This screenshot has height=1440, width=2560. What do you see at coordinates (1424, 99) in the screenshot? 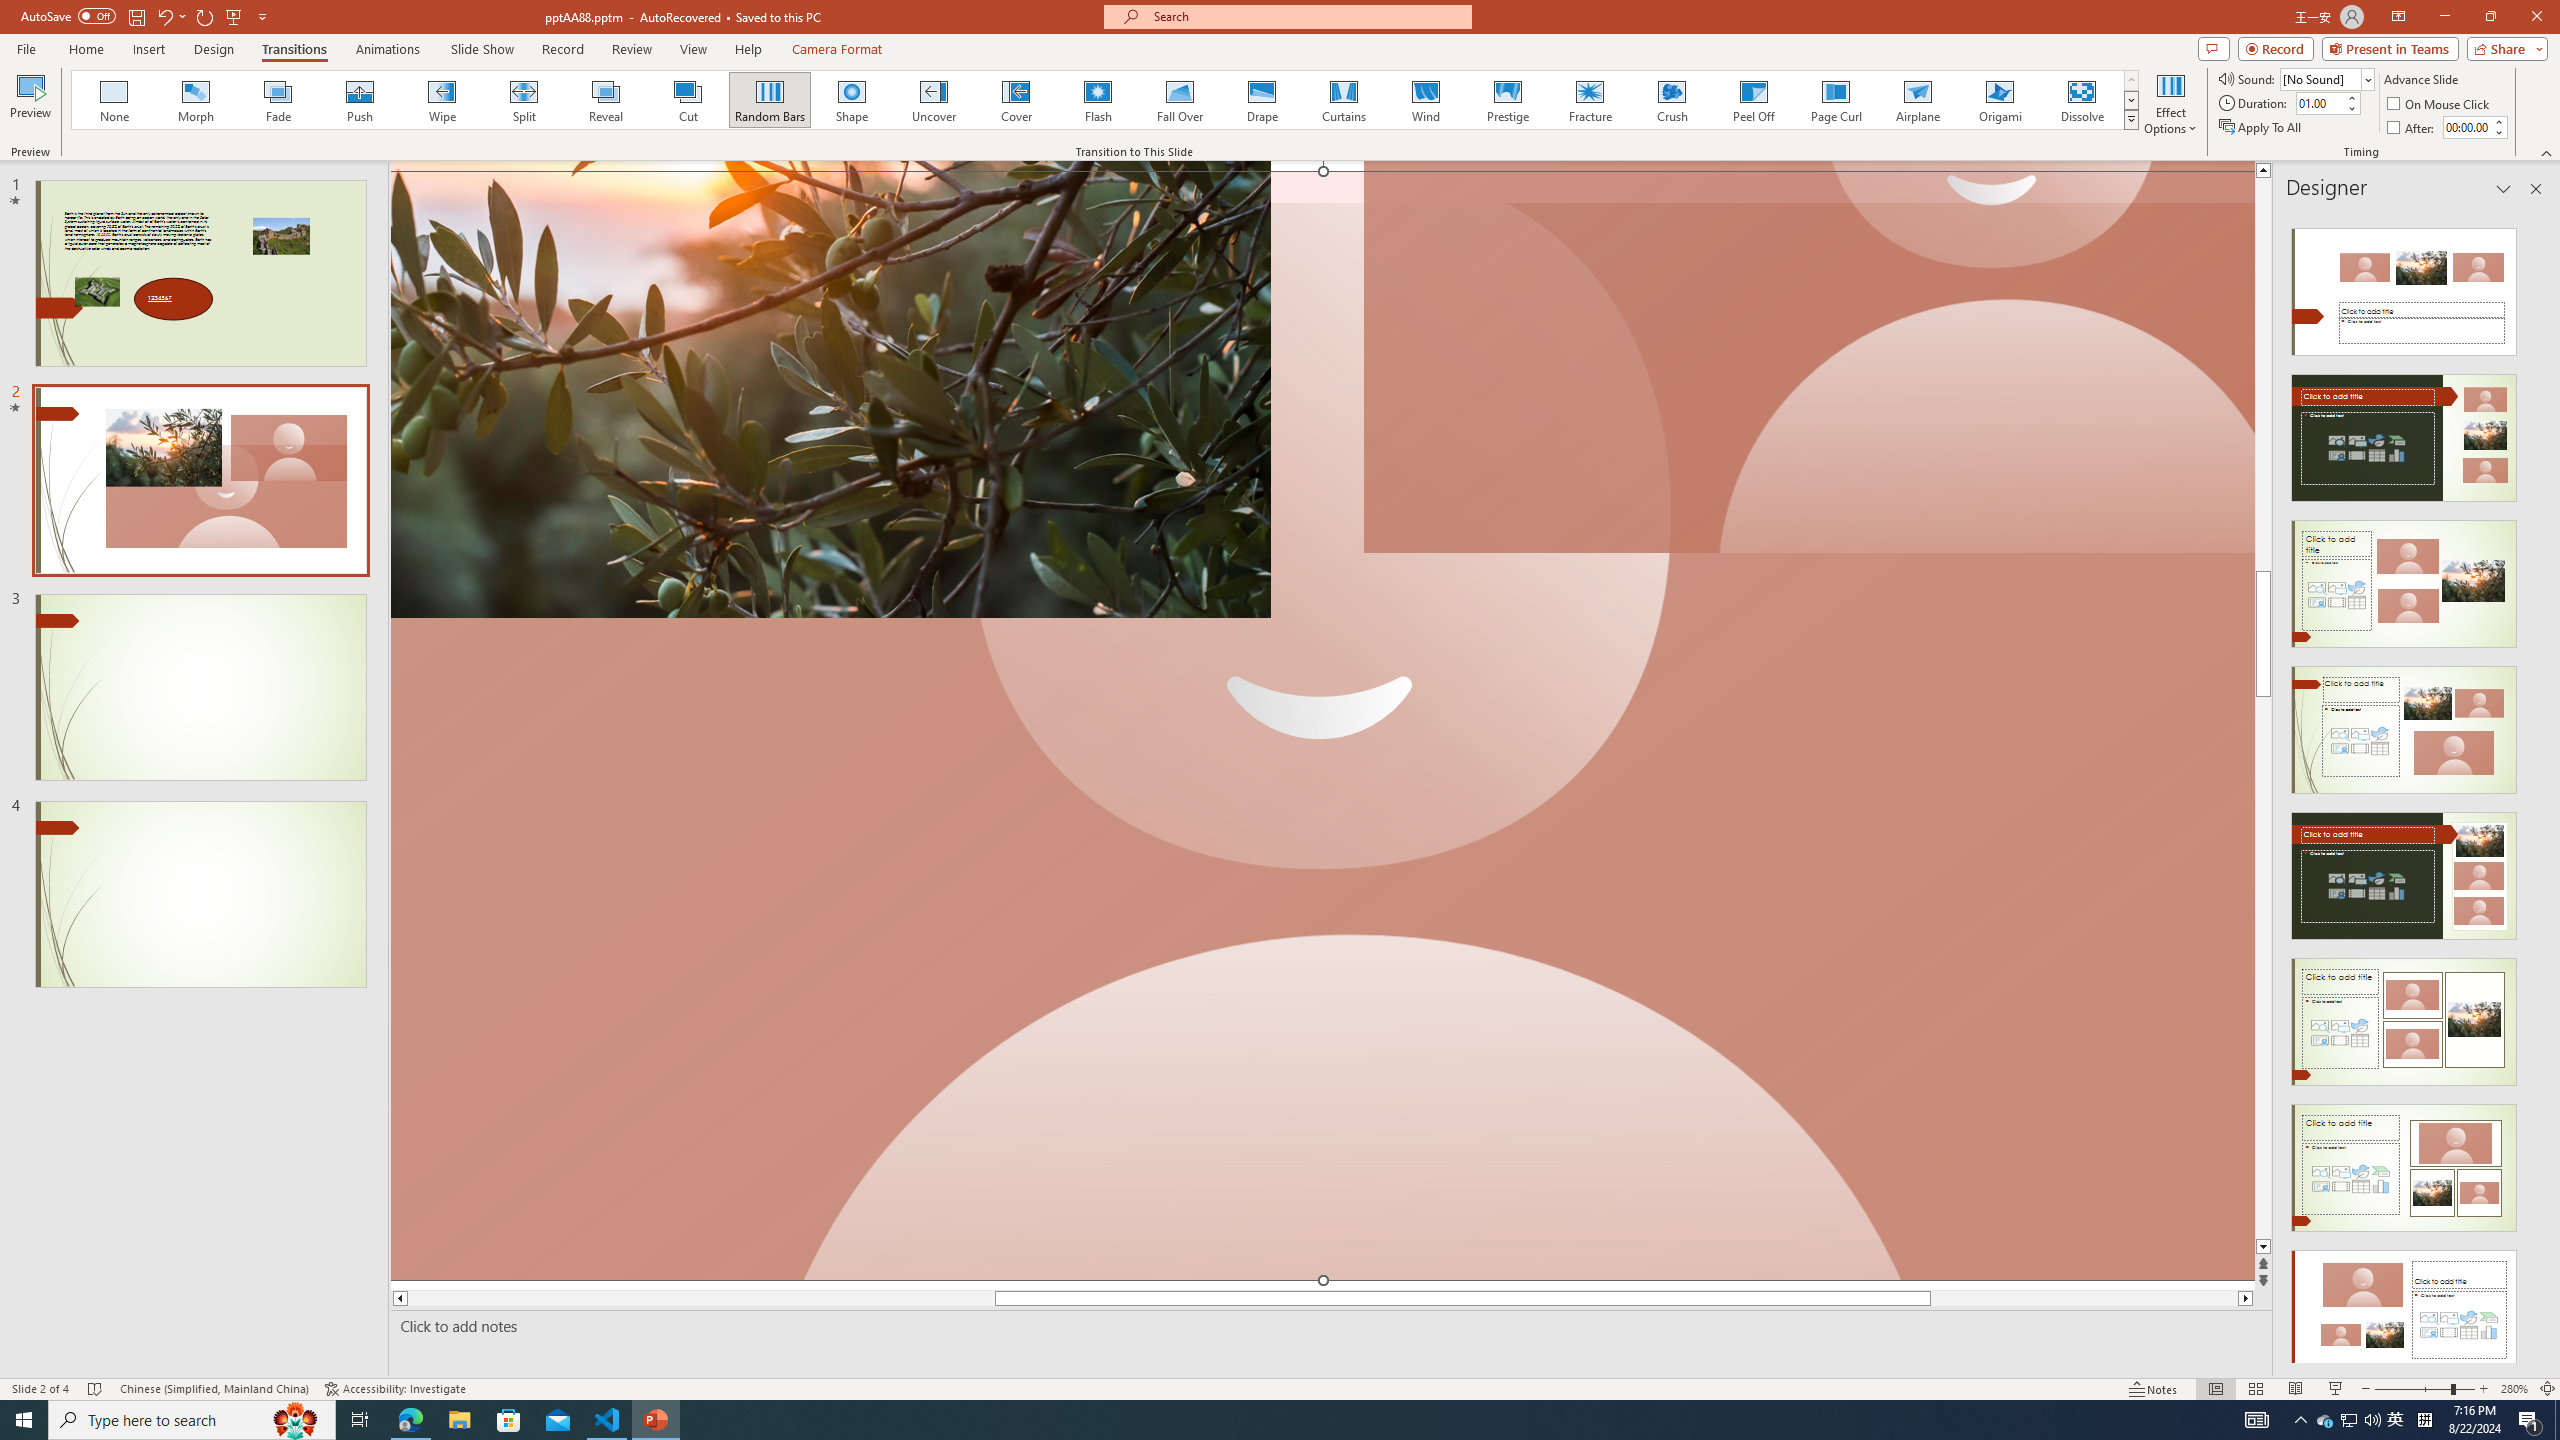
I see `'Wind'` at bounding box center [1424, 99].